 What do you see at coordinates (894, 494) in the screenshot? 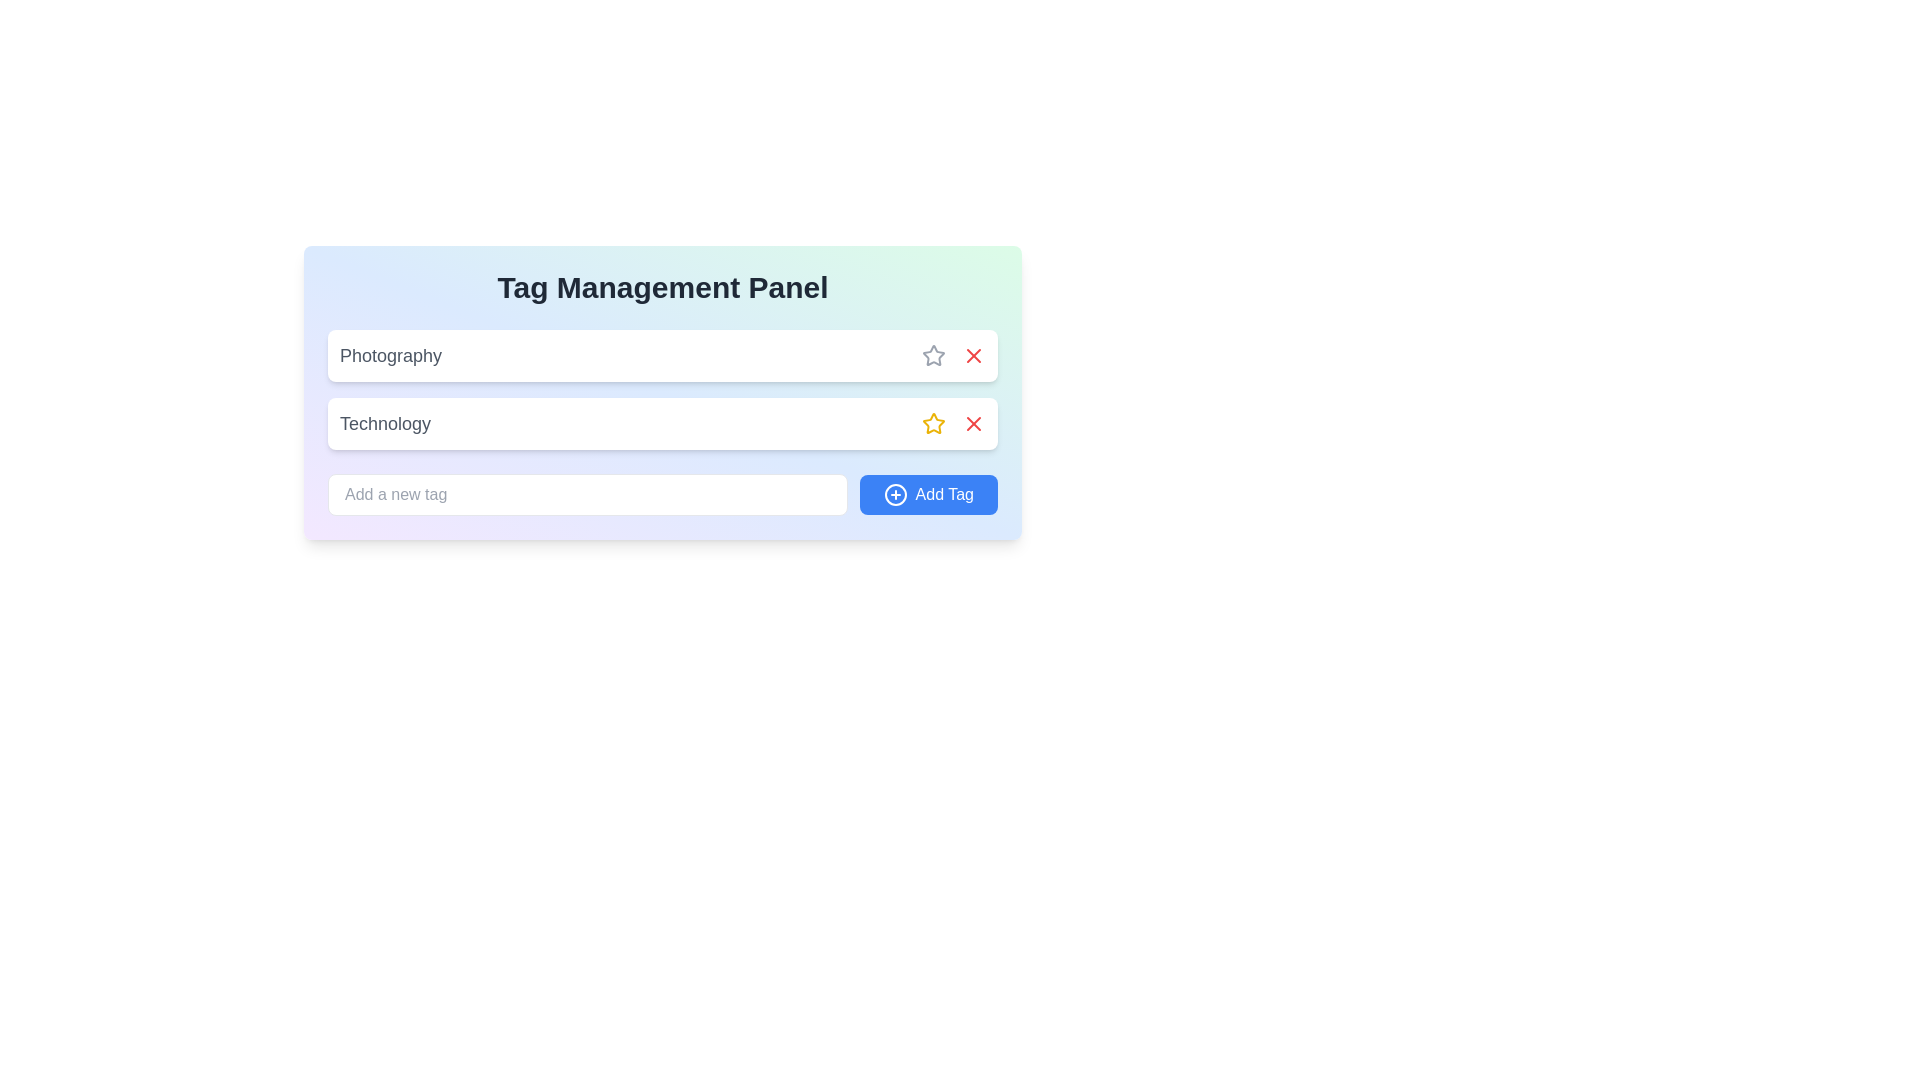
I see `the circle icon with a plus sign inside, located to the left of the 'Add Tag' text within the 'Add Tag' button` at bounding box center [894, 494].